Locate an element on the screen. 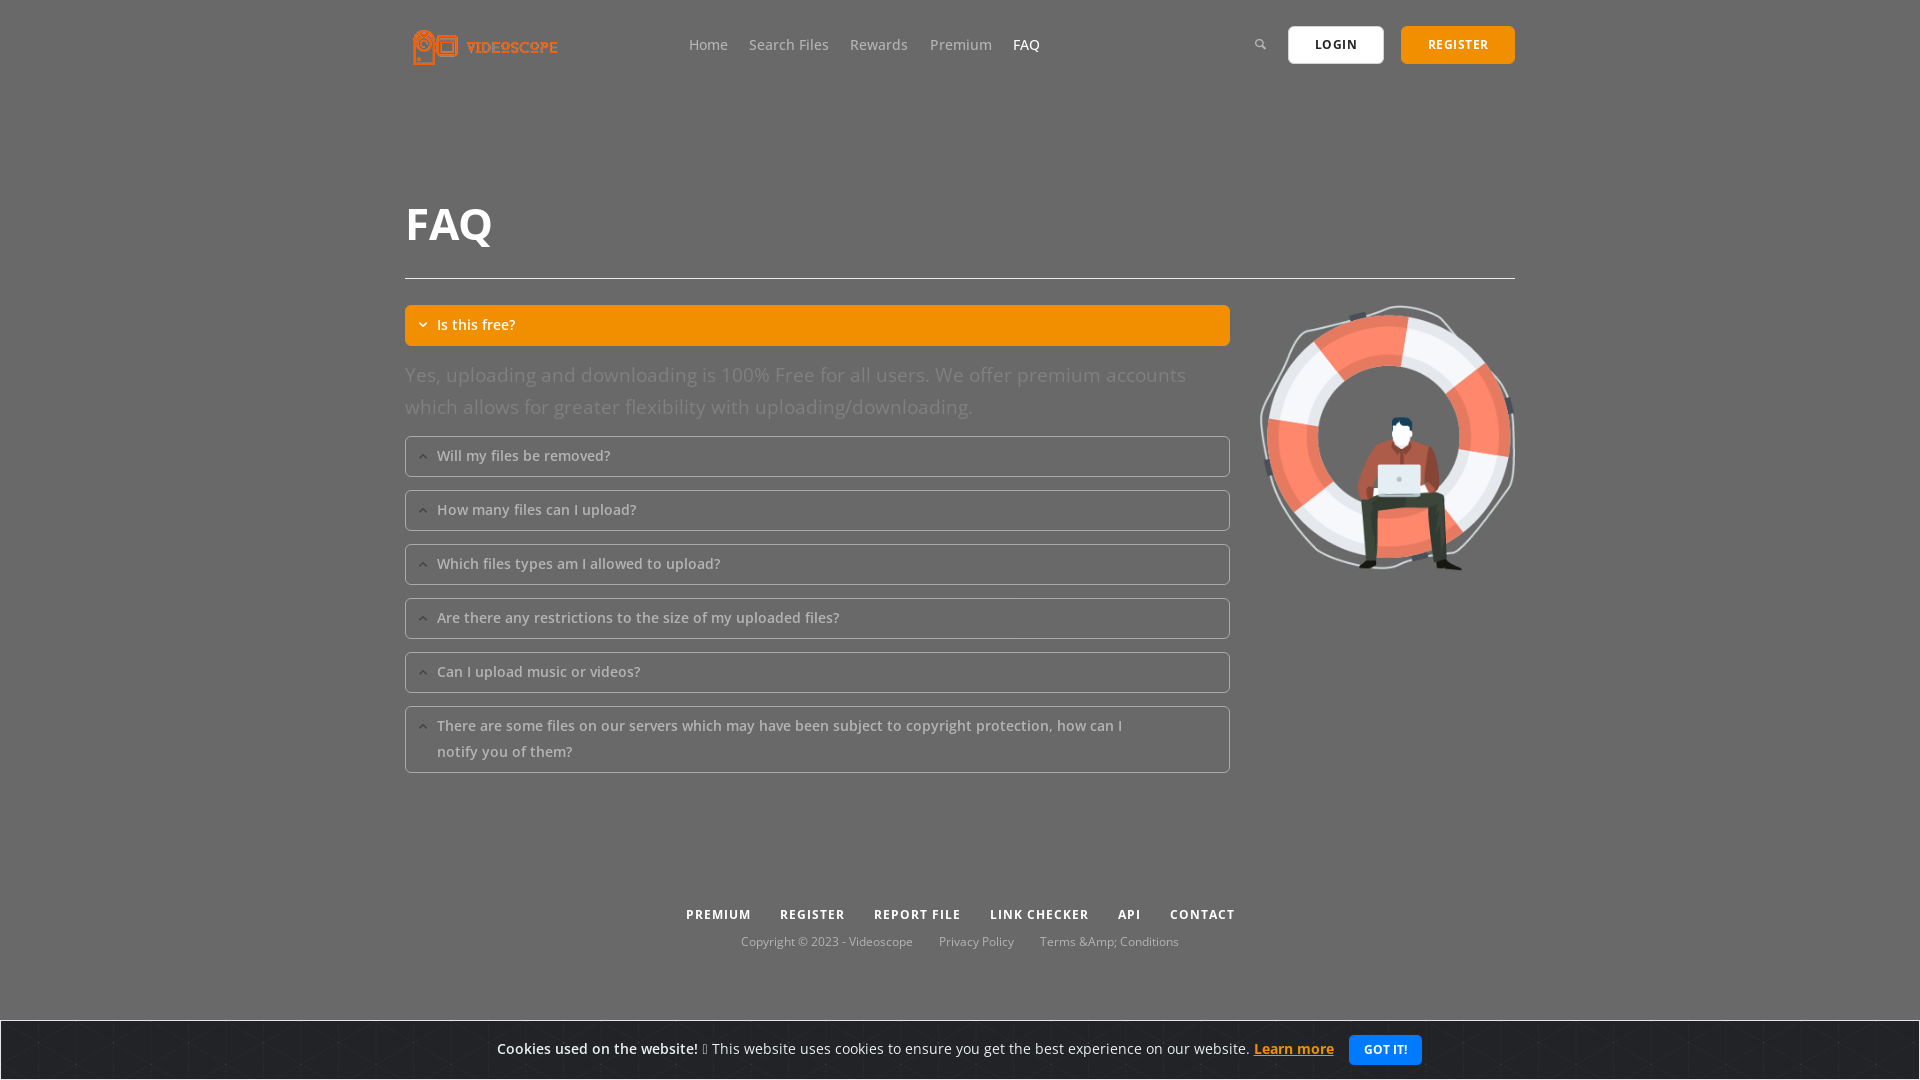 This screenshot has height=1080, width=1920. 'Premium' is located at coordinates (960, 44).